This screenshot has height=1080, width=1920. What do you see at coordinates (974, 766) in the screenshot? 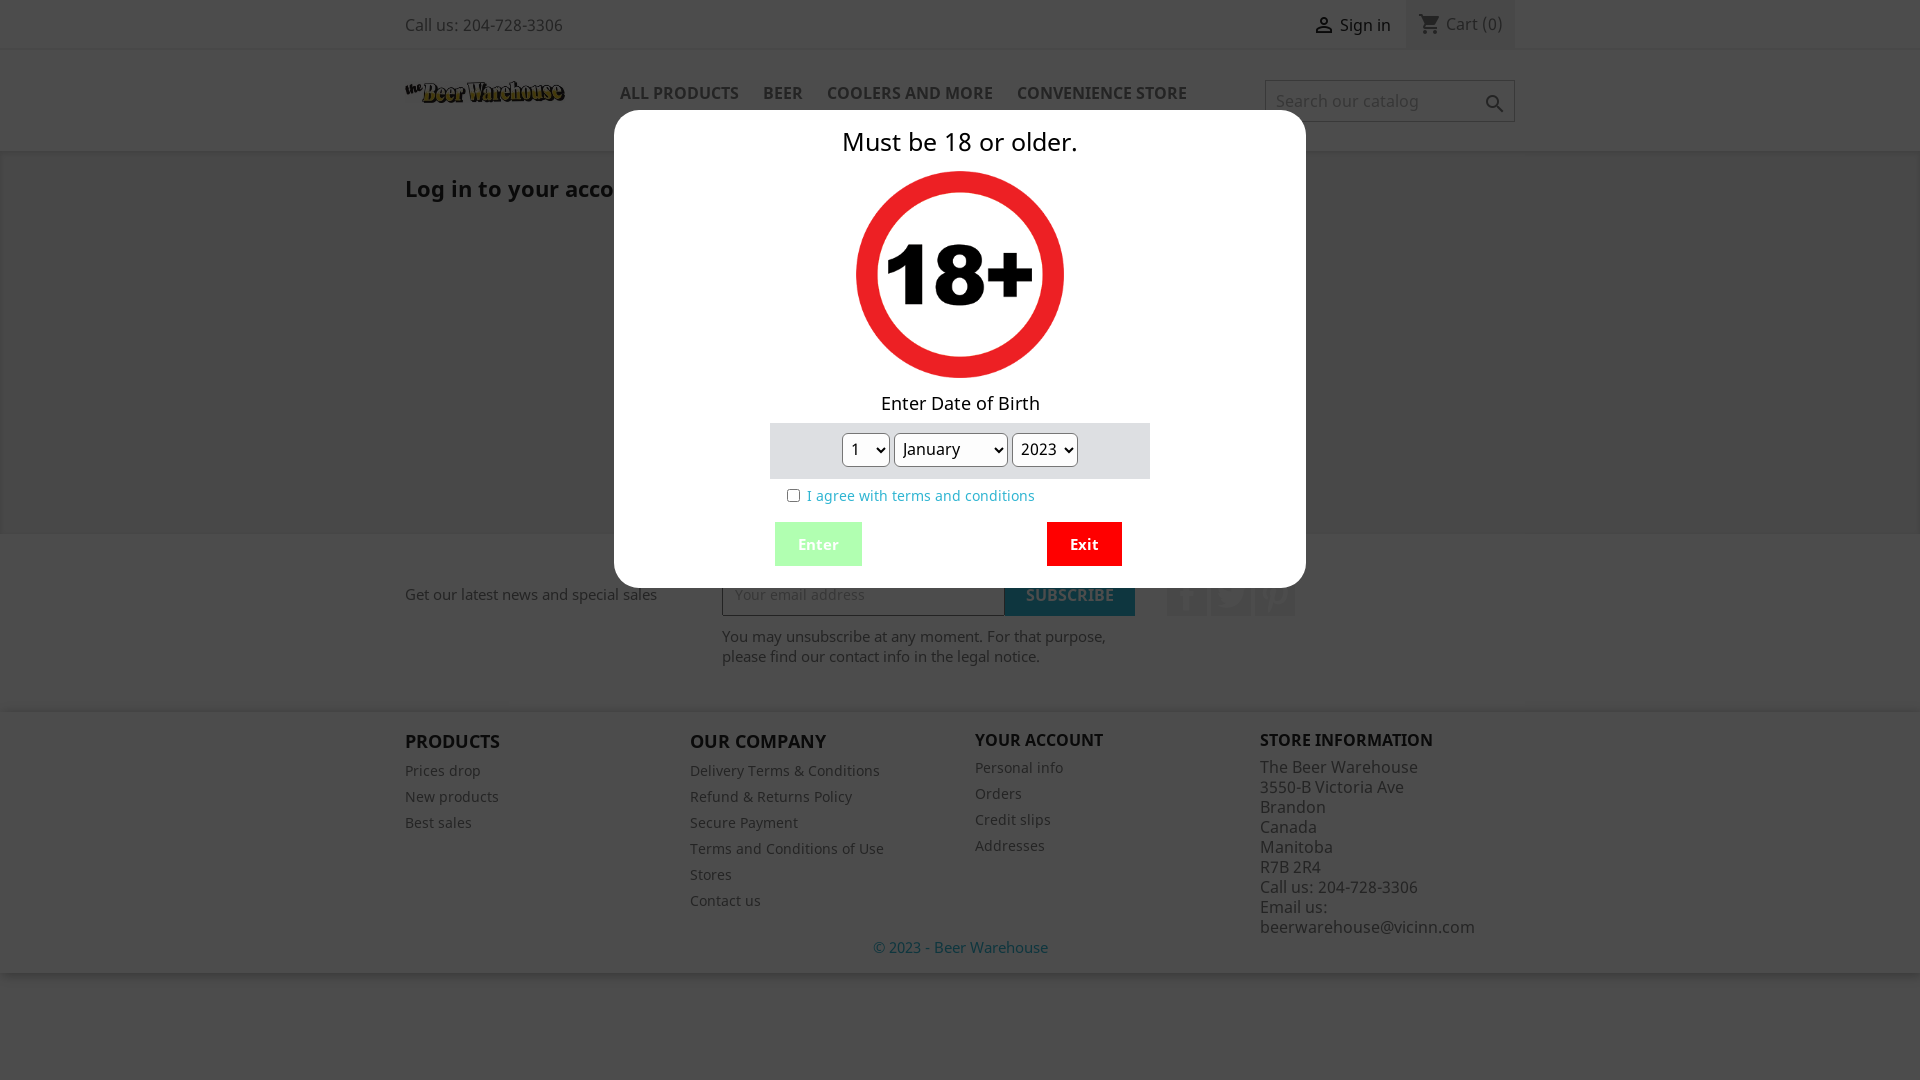
I see `'Personal info'` at bounding box center [974, 766].